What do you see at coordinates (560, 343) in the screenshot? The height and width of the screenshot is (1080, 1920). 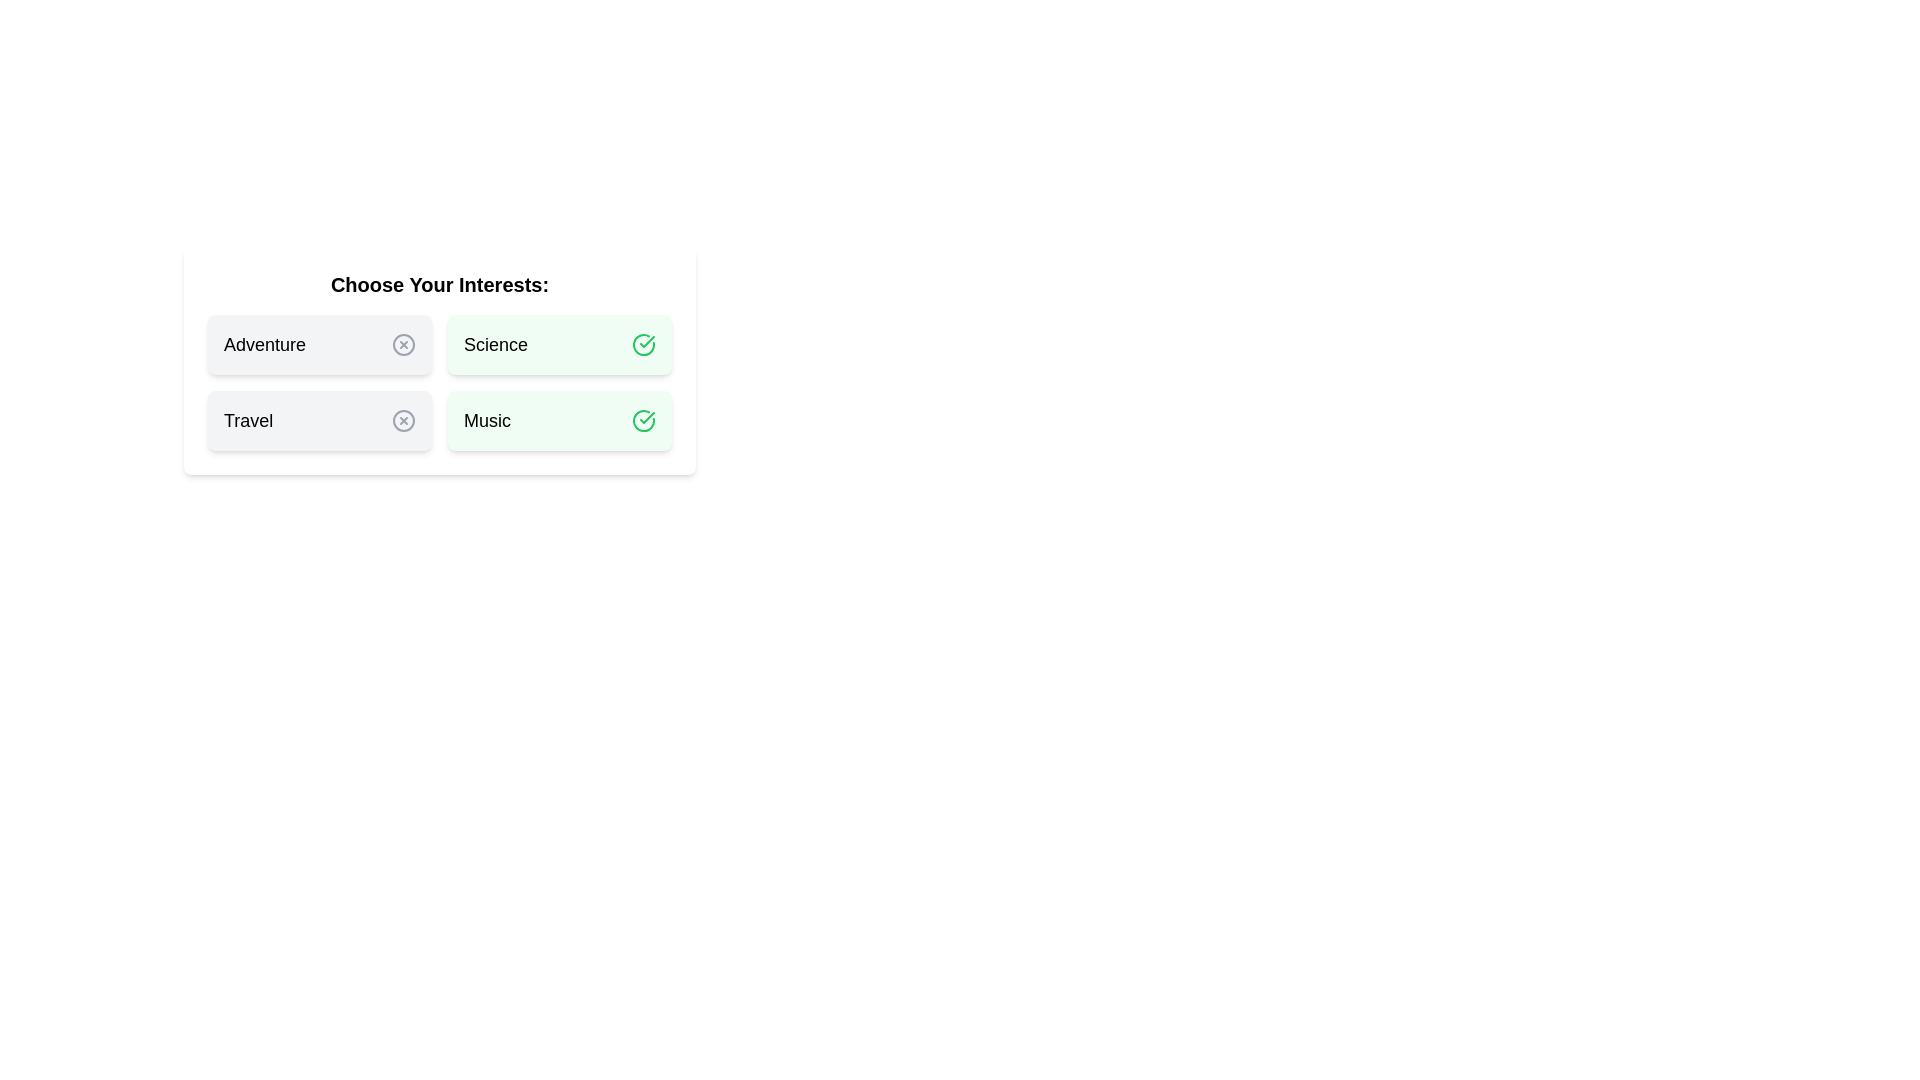 I see `the chip labeled Science to observe hover effects` at bounding box center [560, 343].